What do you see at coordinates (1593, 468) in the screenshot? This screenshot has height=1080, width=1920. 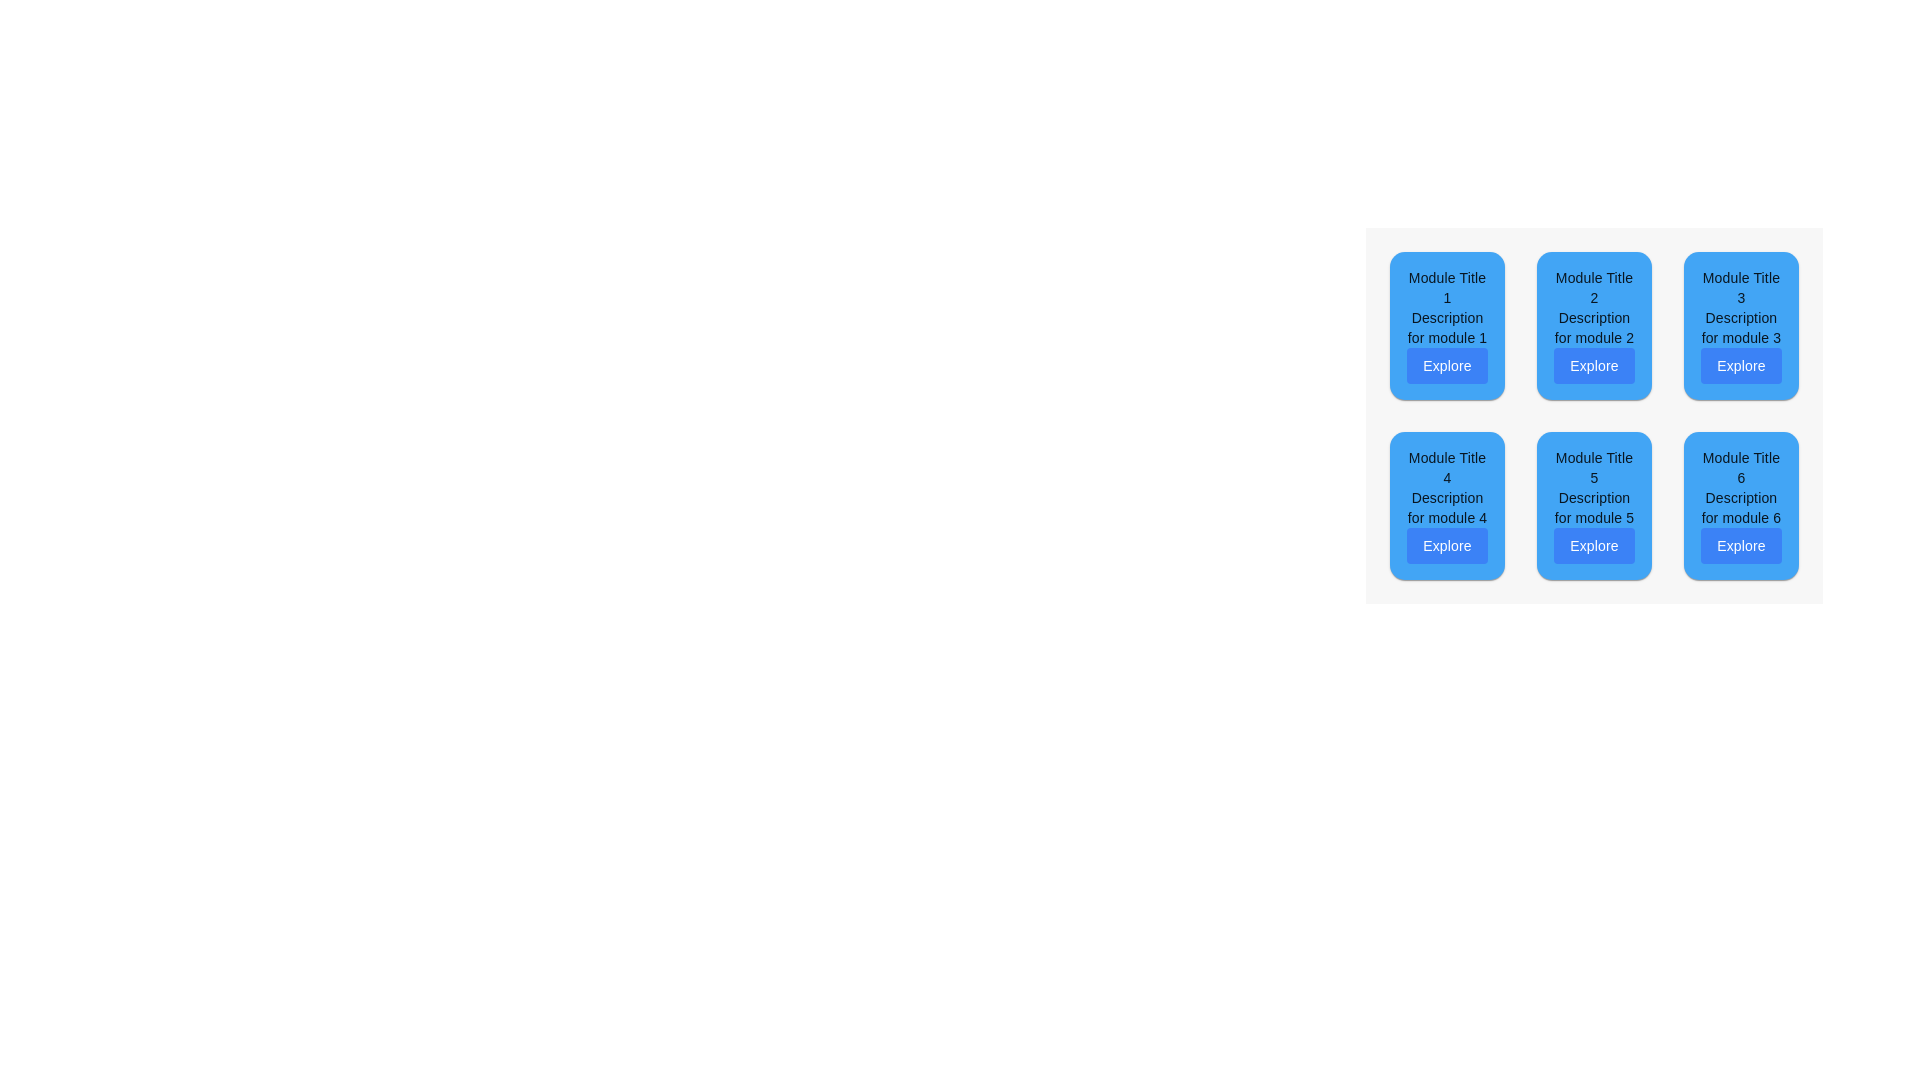 I see `the static text label element that serves as the title for the fifth module in the grid layout, located in the second row and second column` at bounding box center [1593, 468].